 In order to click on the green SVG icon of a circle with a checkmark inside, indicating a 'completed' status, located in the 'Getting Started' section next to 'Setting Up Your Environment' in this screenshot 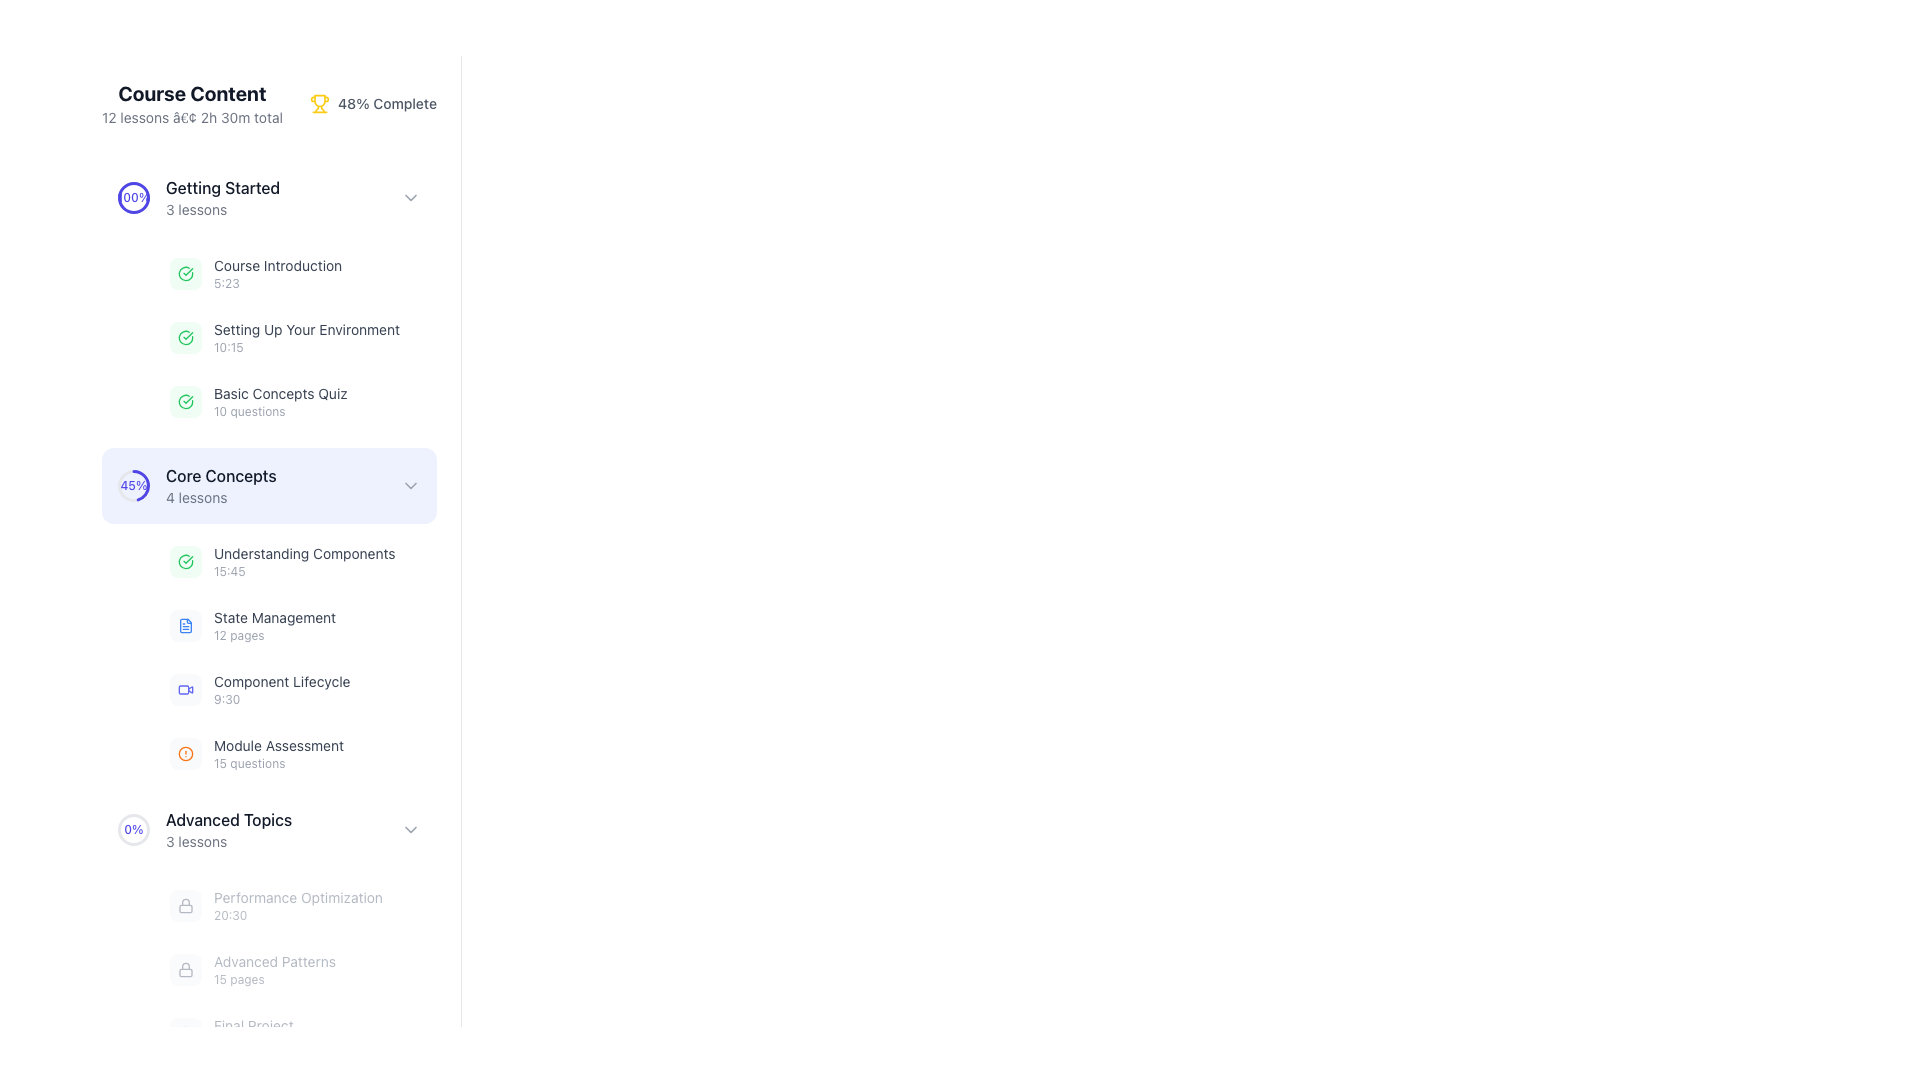, I will do `click(186, 273)`.